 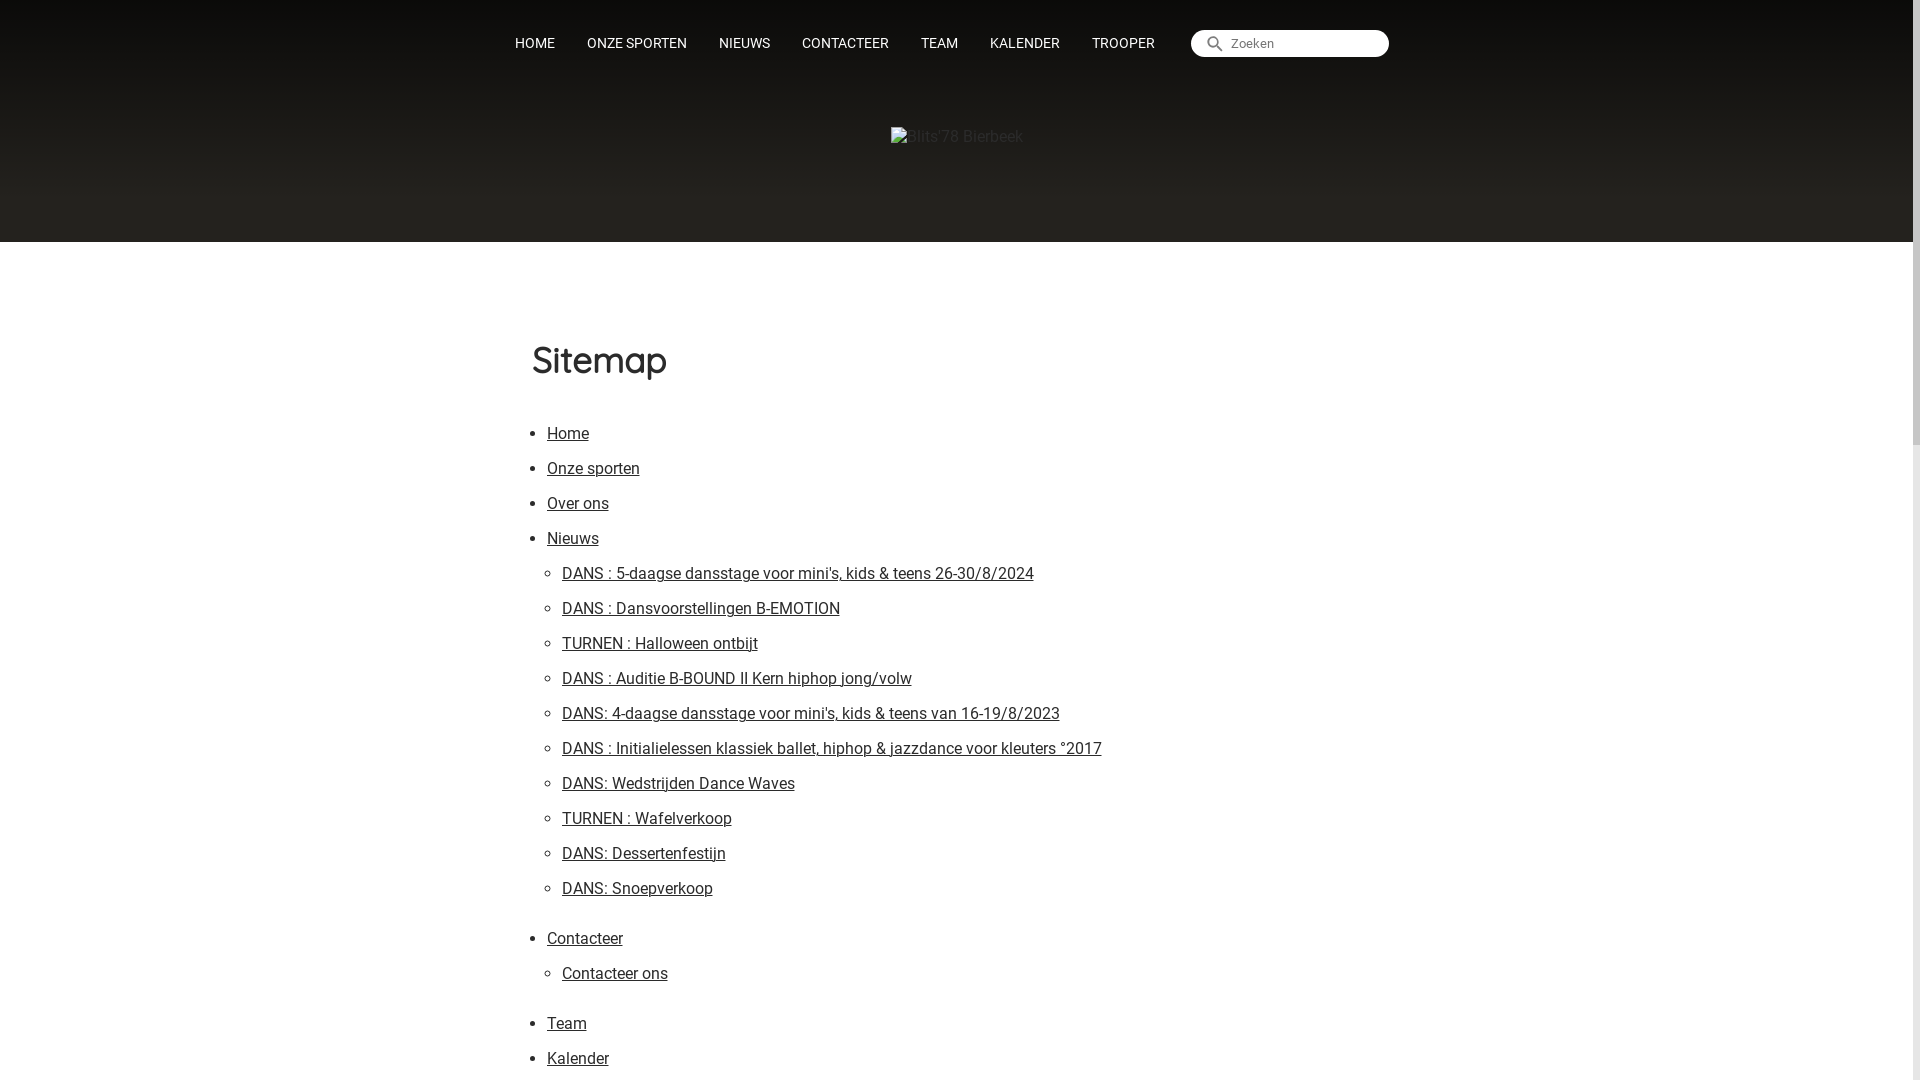 What do you see at coordinates (636, 890) in the screenshot?
I see `'DANS: Snoepverkoop'` at bounding box center [636, 890].